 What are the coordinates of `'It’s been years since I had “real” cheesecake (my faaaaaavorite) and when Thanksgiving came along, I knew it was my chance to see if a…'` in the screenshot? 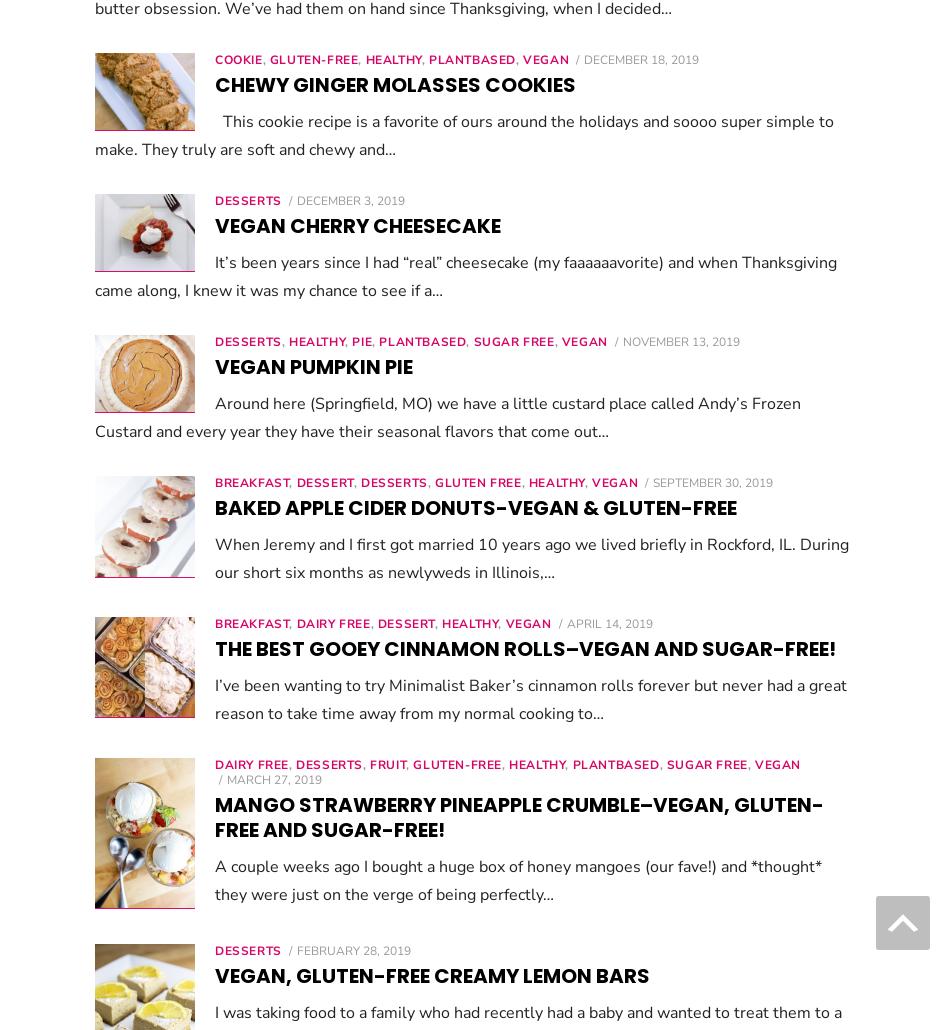 It's located at (526, 275).